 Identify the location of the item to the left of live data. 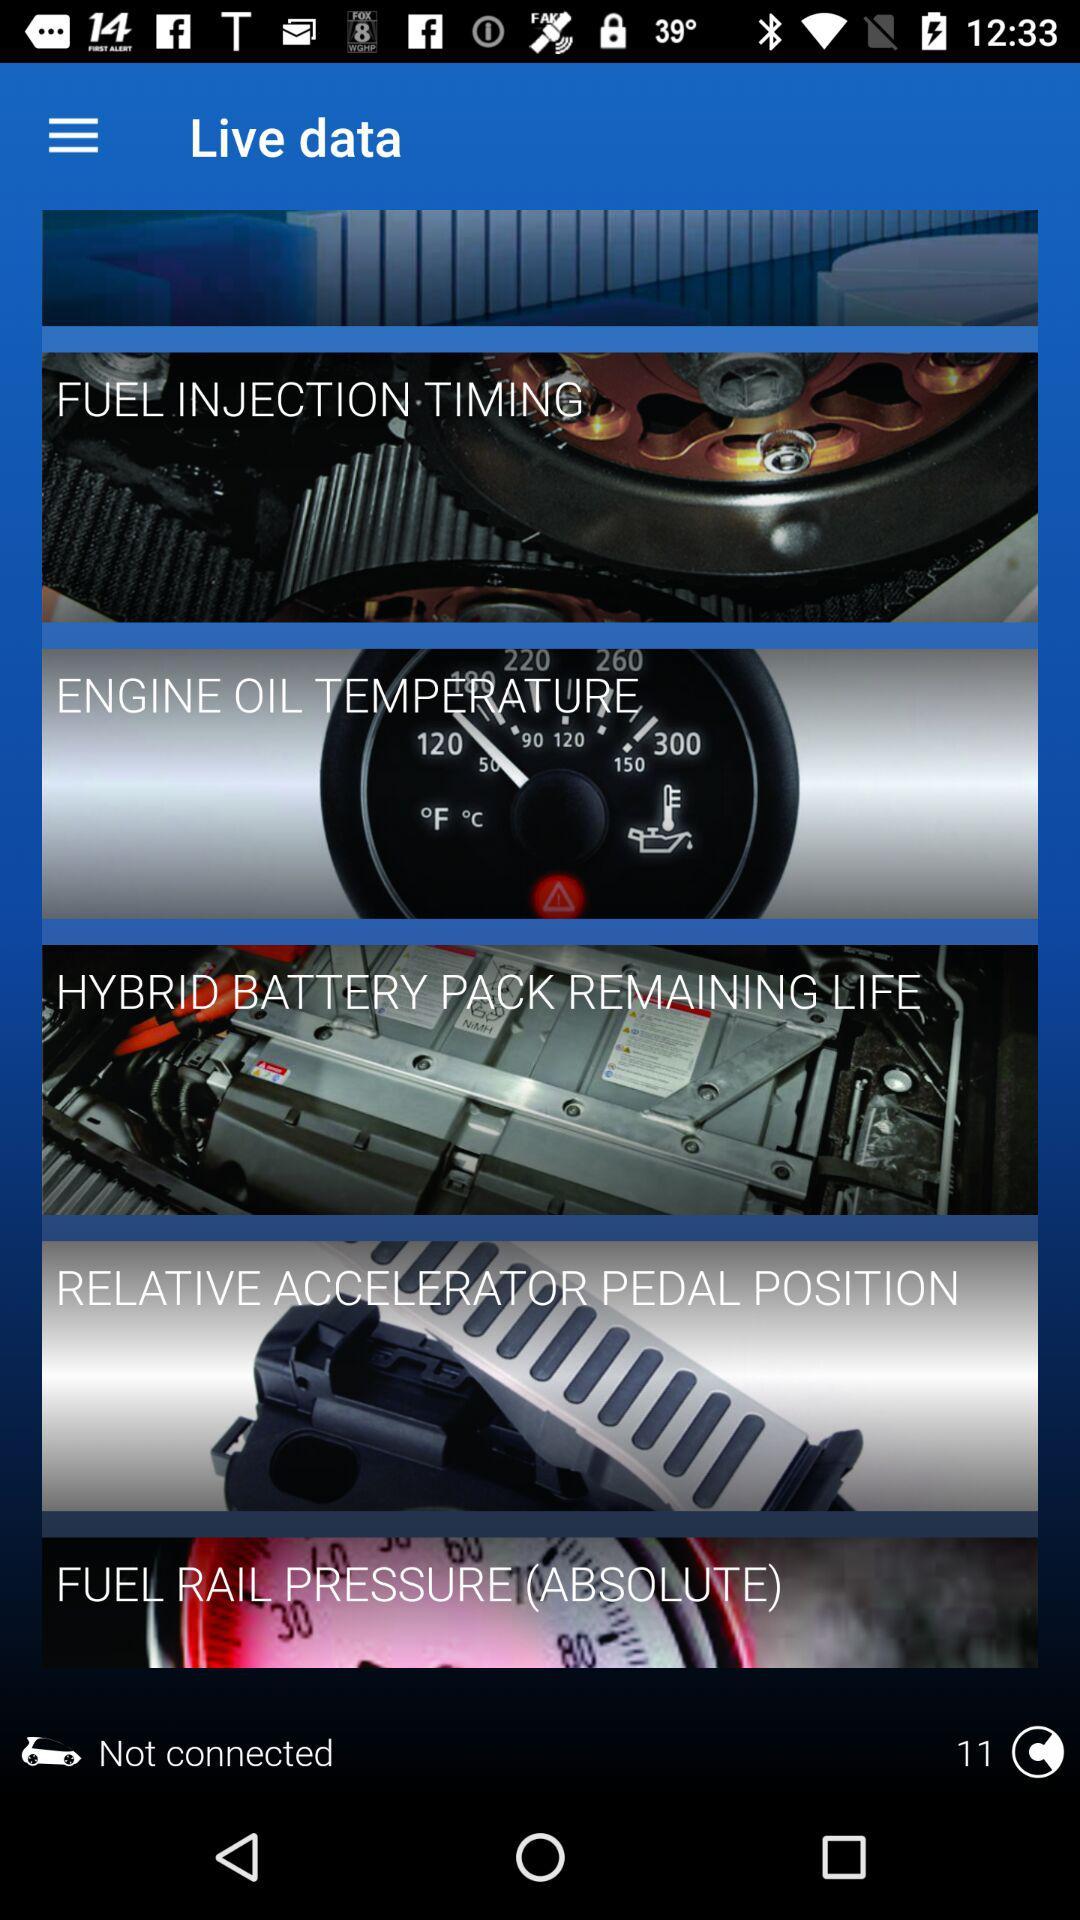
(72, 135).